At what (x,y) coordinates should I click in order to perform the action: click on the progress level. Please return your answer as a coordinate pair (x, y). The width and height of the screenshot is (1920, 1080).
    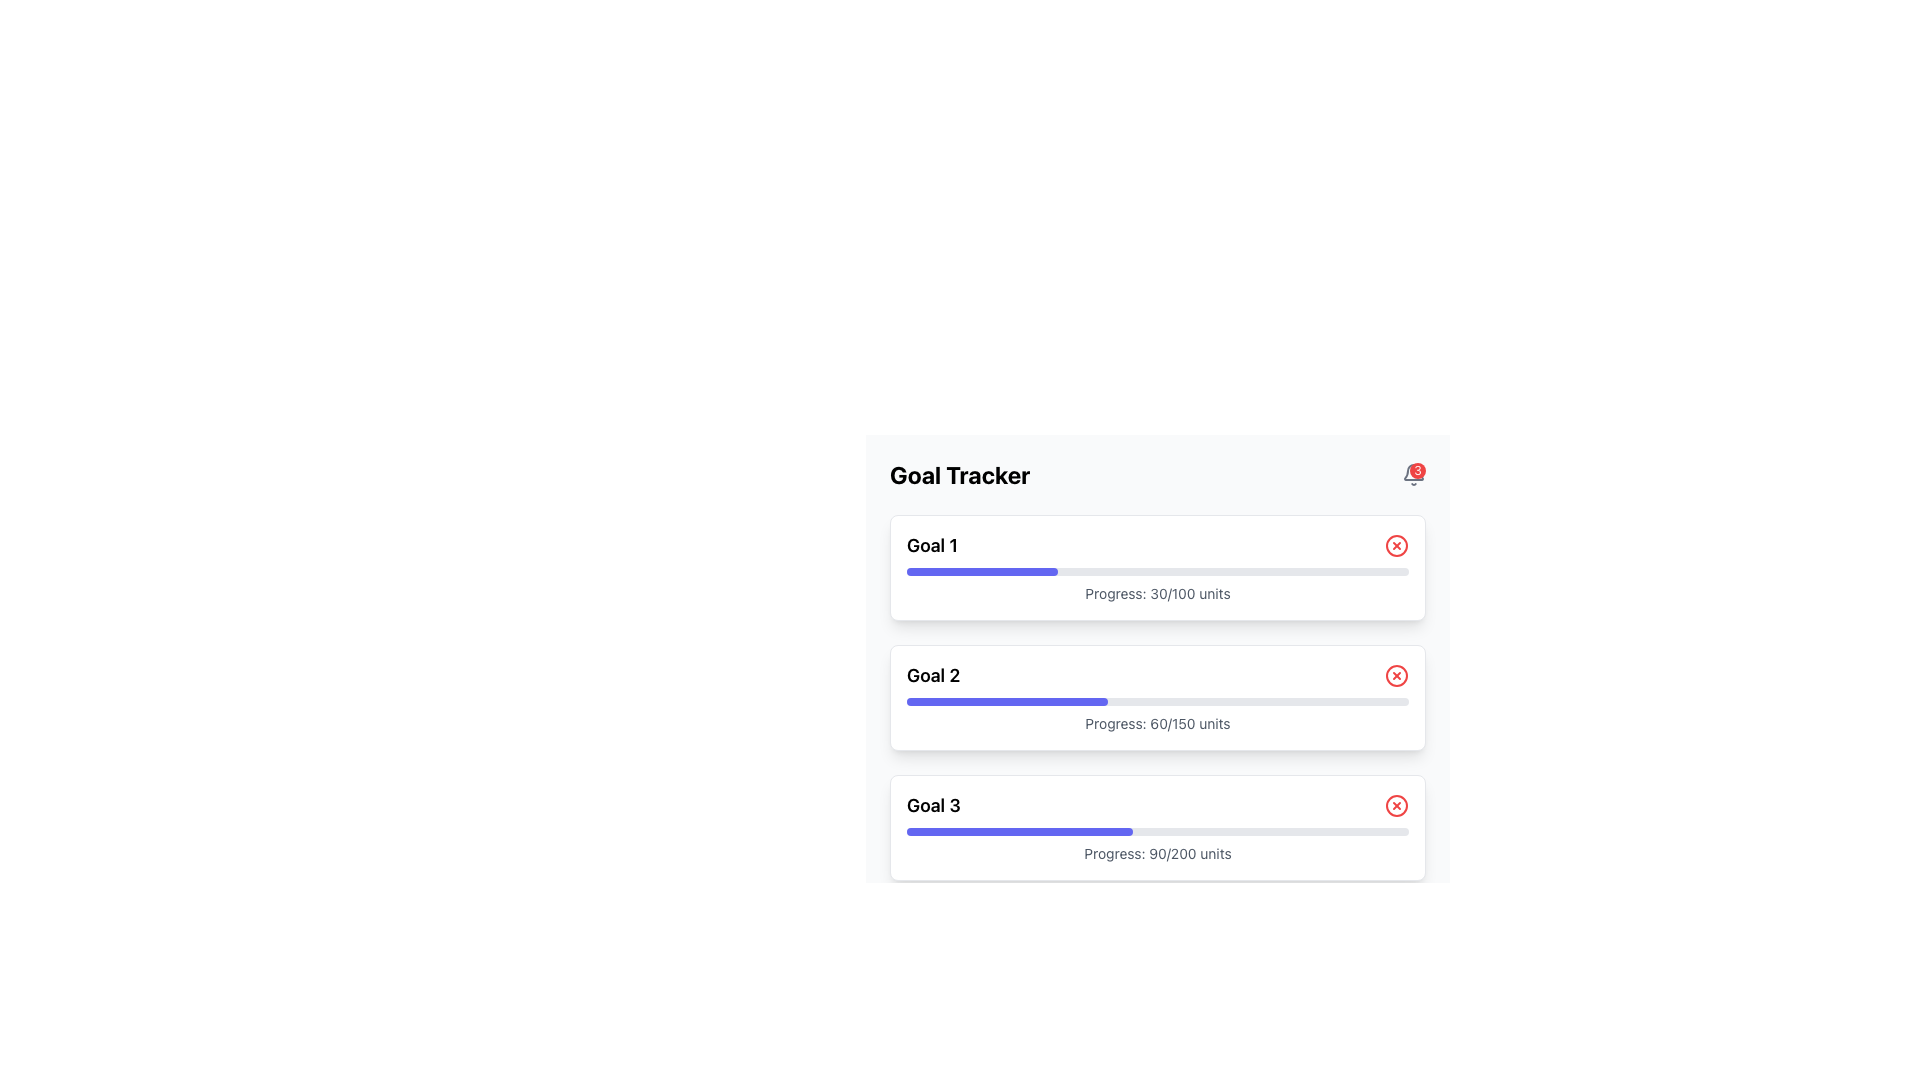
    Looking at the image, I should click on (1085, 701).